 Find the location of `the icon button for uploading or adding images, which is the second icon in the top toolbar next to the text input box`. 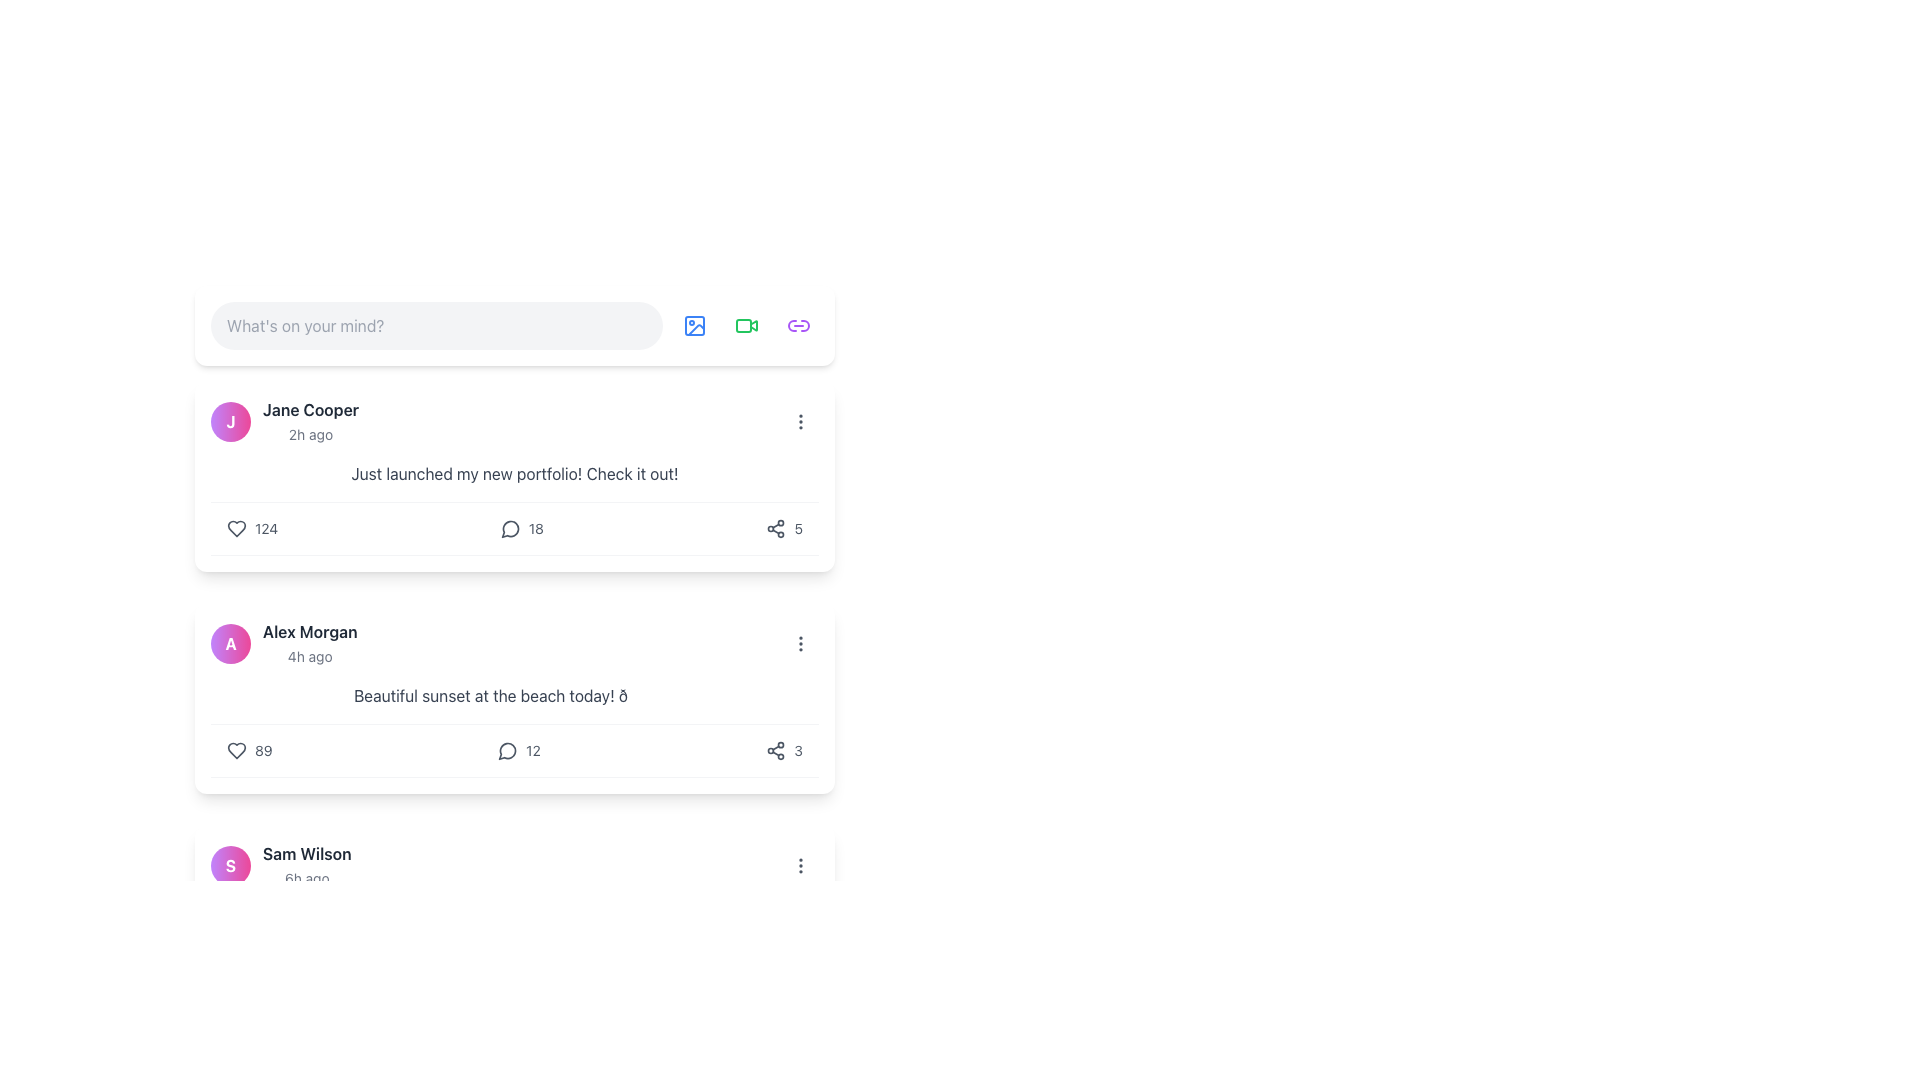

the icon button for uploading or adding images, which is the second icon in the top toolbar next to the text input box is located at coordinates (695, 325).